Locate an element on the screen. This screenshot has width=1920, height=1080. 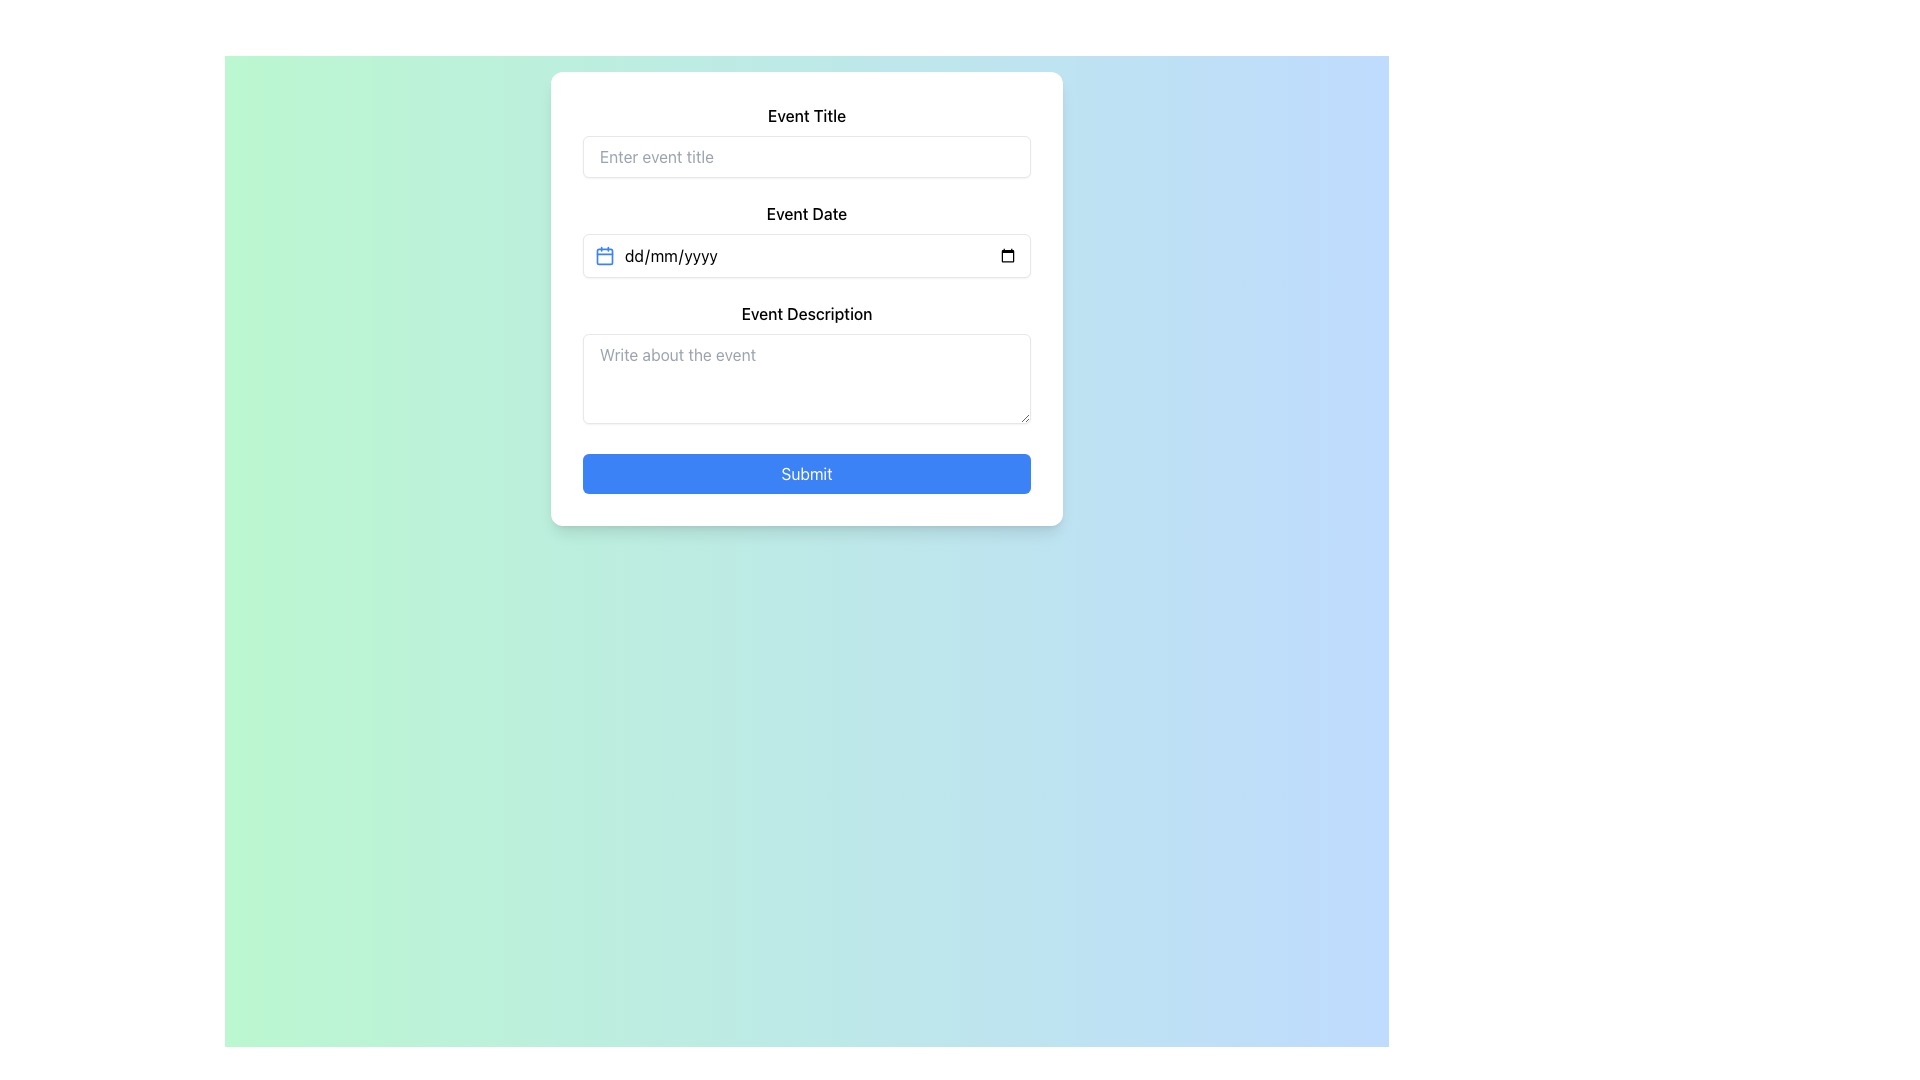
the submit button located at the bottom of the form is located at coordinates (806, 474).